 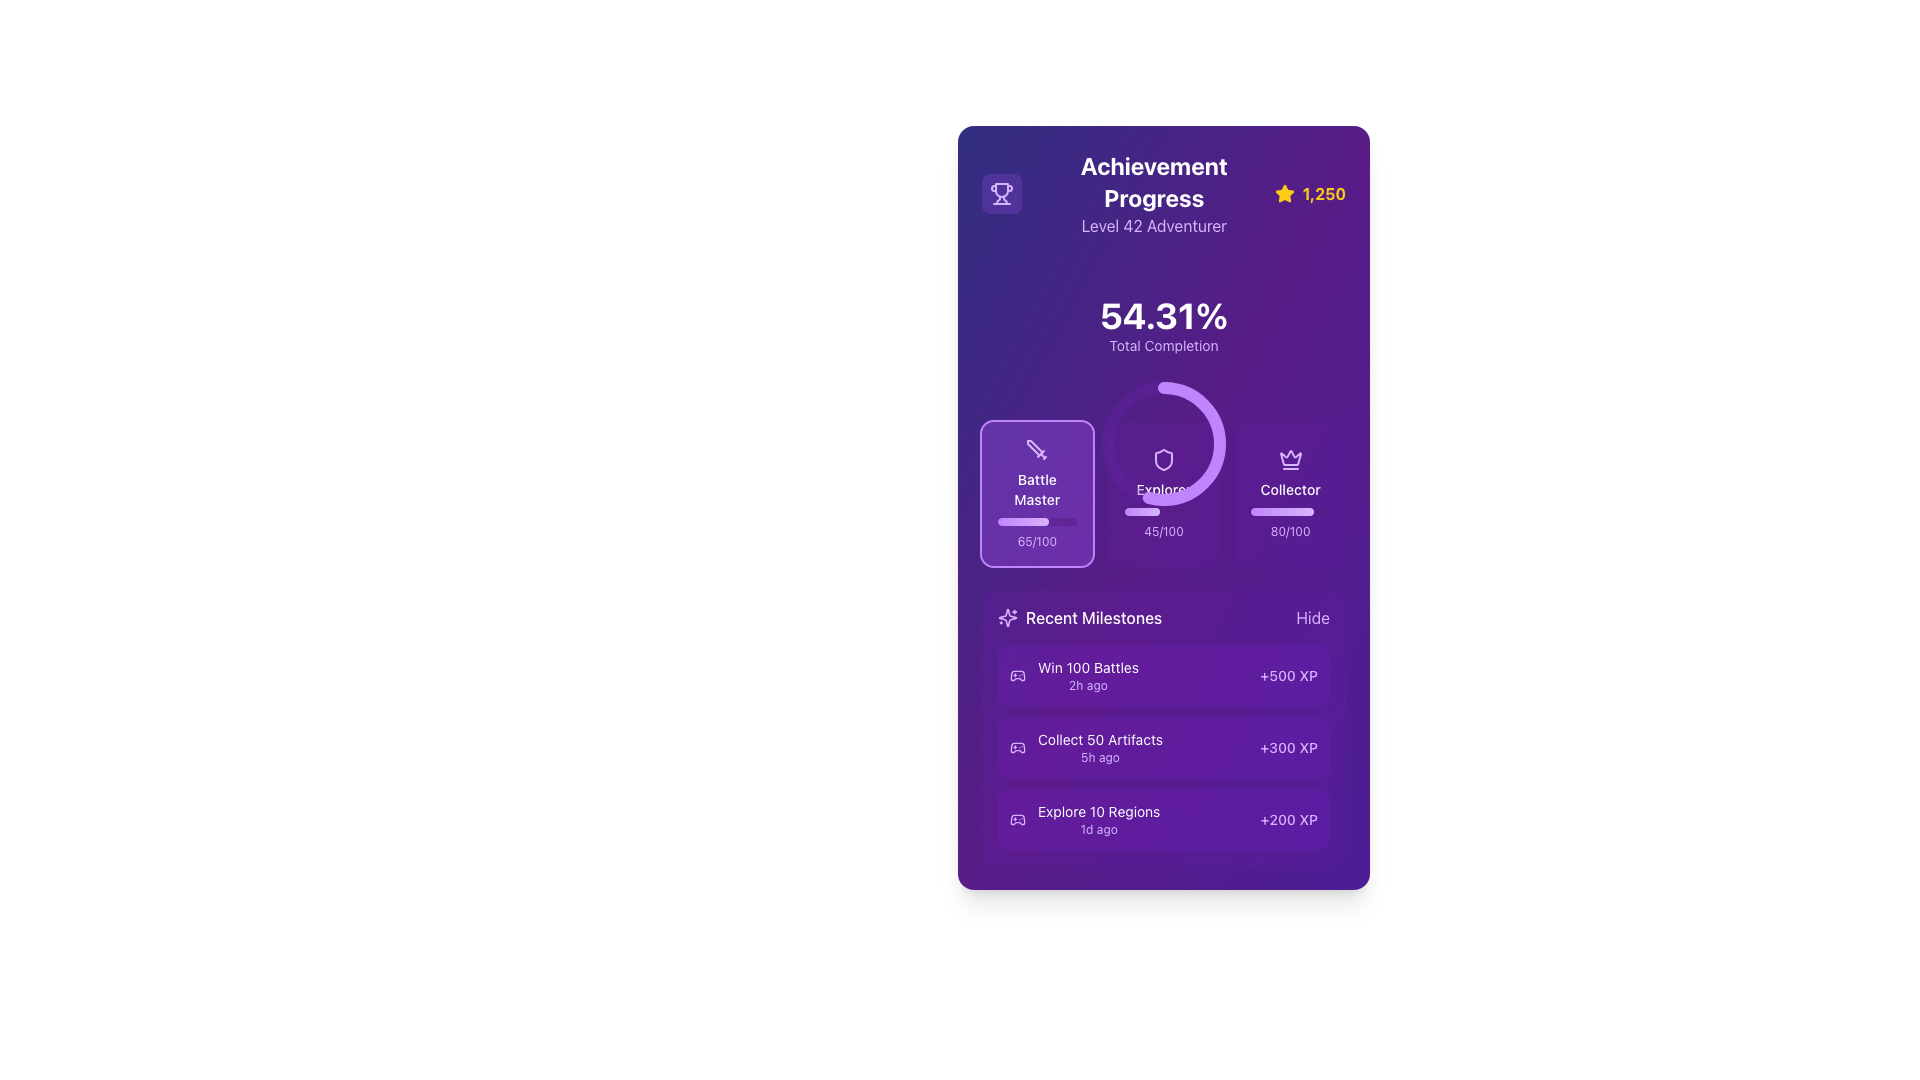 I want to click on the circular progress bar located in the 'Achievement Progress' card, positioned beneath the text '54.31%' and above the label 'Explore', so click(x=1163, y=325).